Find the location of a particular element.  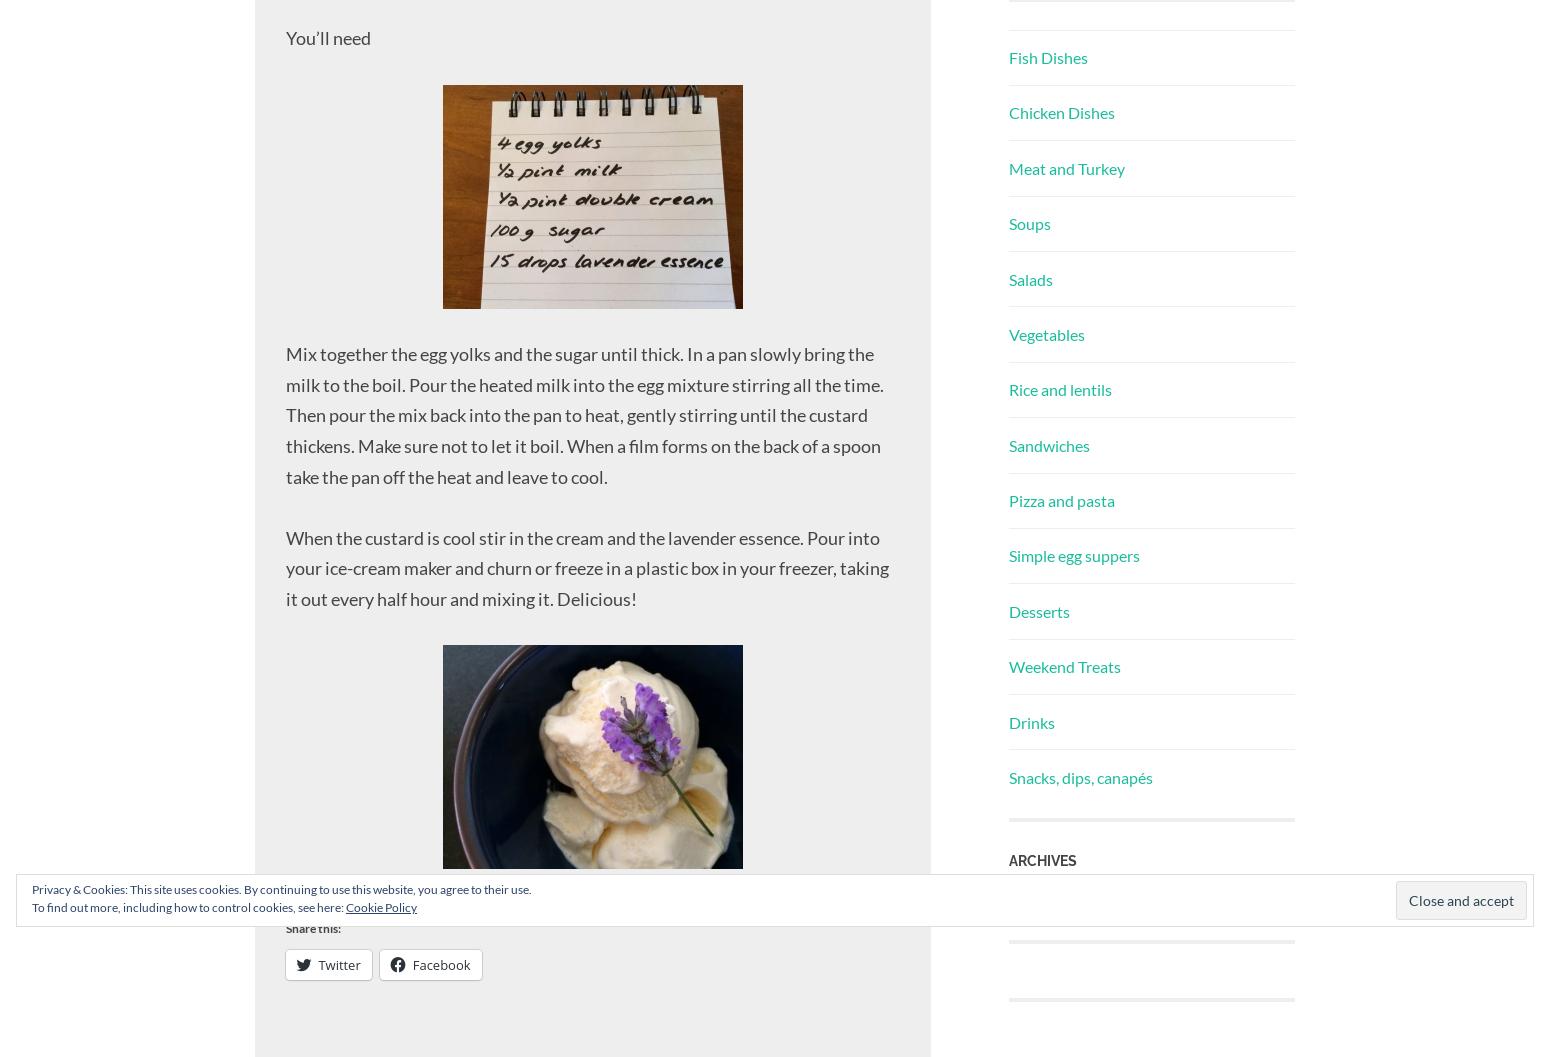

'Snacks, dips, canapés' is located at coordinates (1080, 776).